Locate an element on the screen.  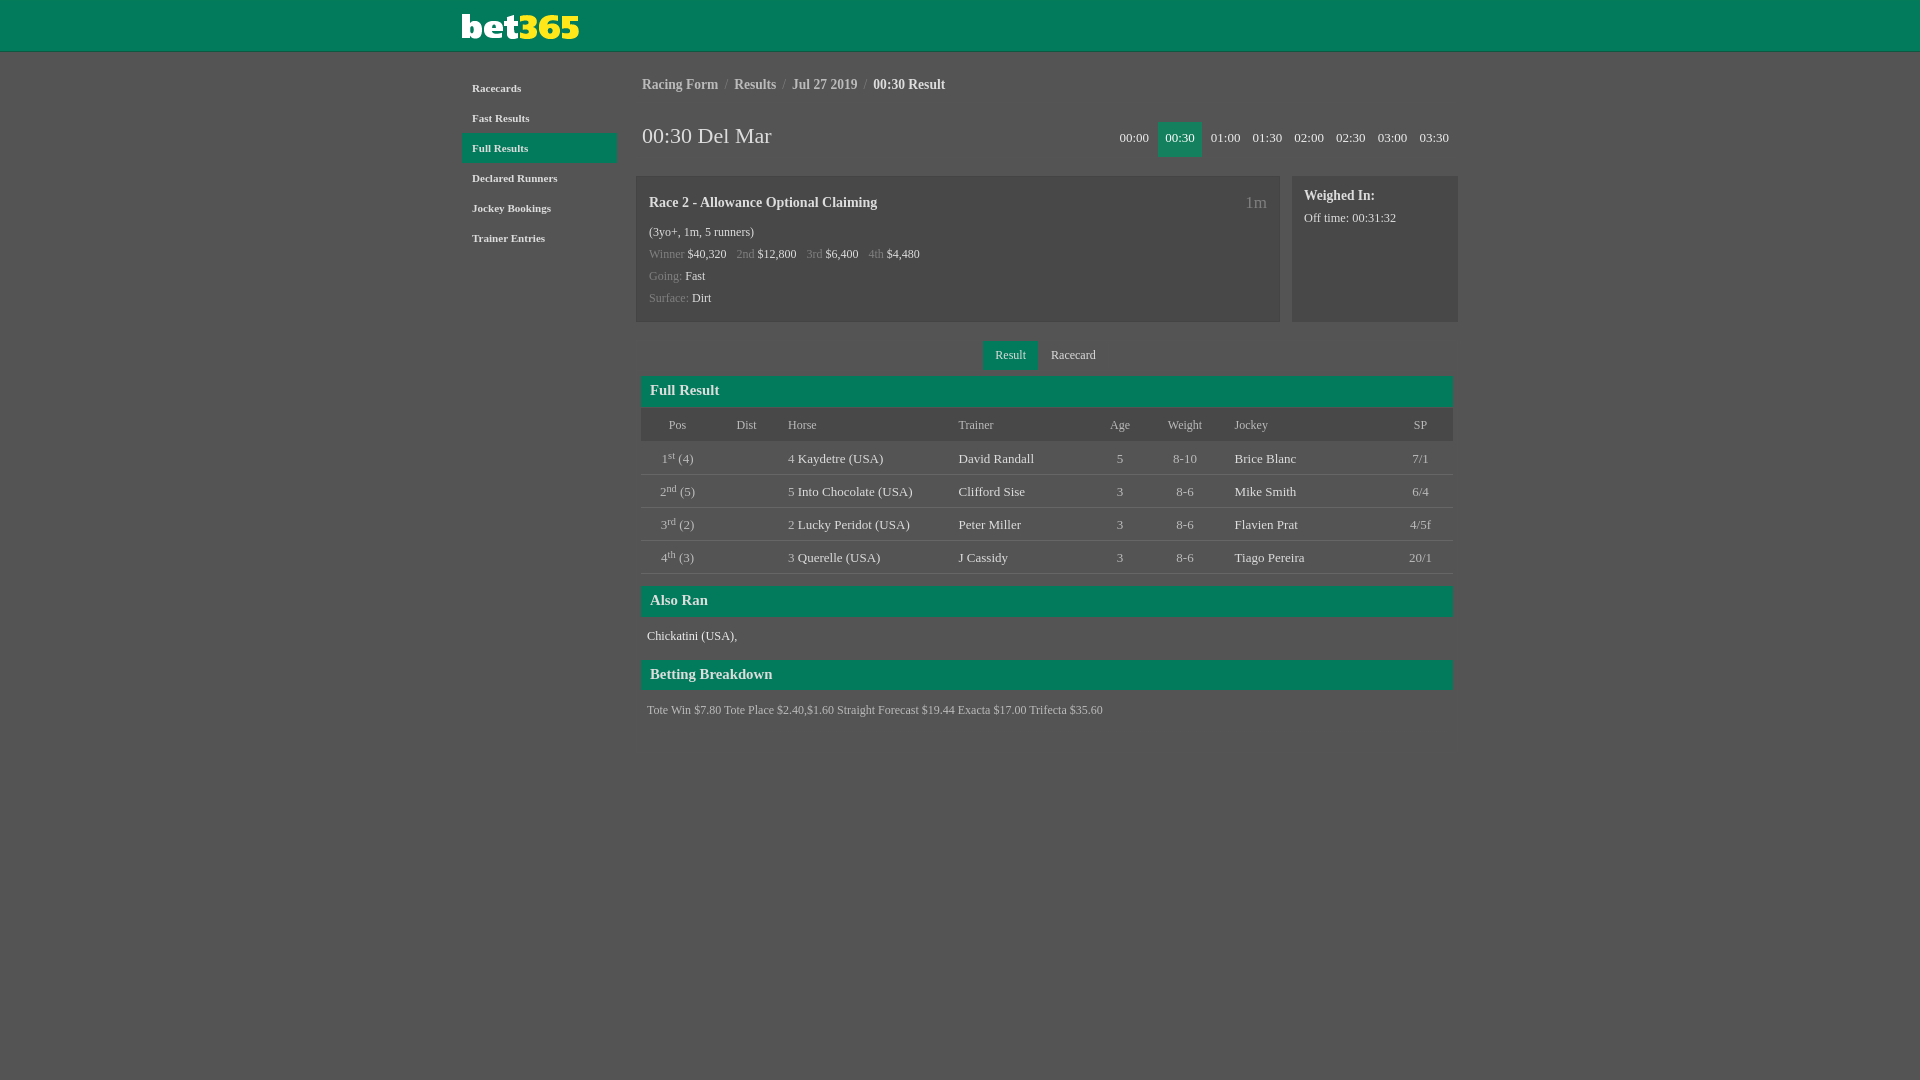
'Racing Form' is located at coordinates (680, 83).